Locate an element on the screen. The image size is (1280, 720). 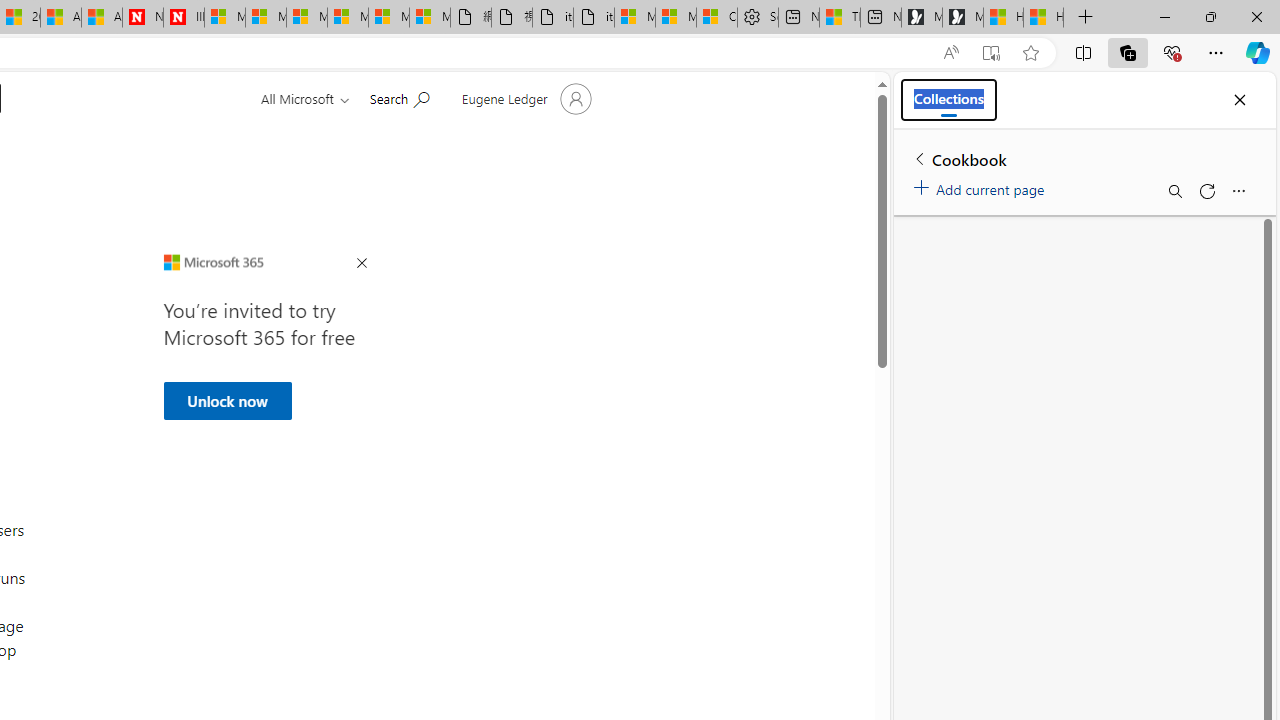
'How to Use a TV as a Computer Monitor' is located at coordinates (1042, 17).